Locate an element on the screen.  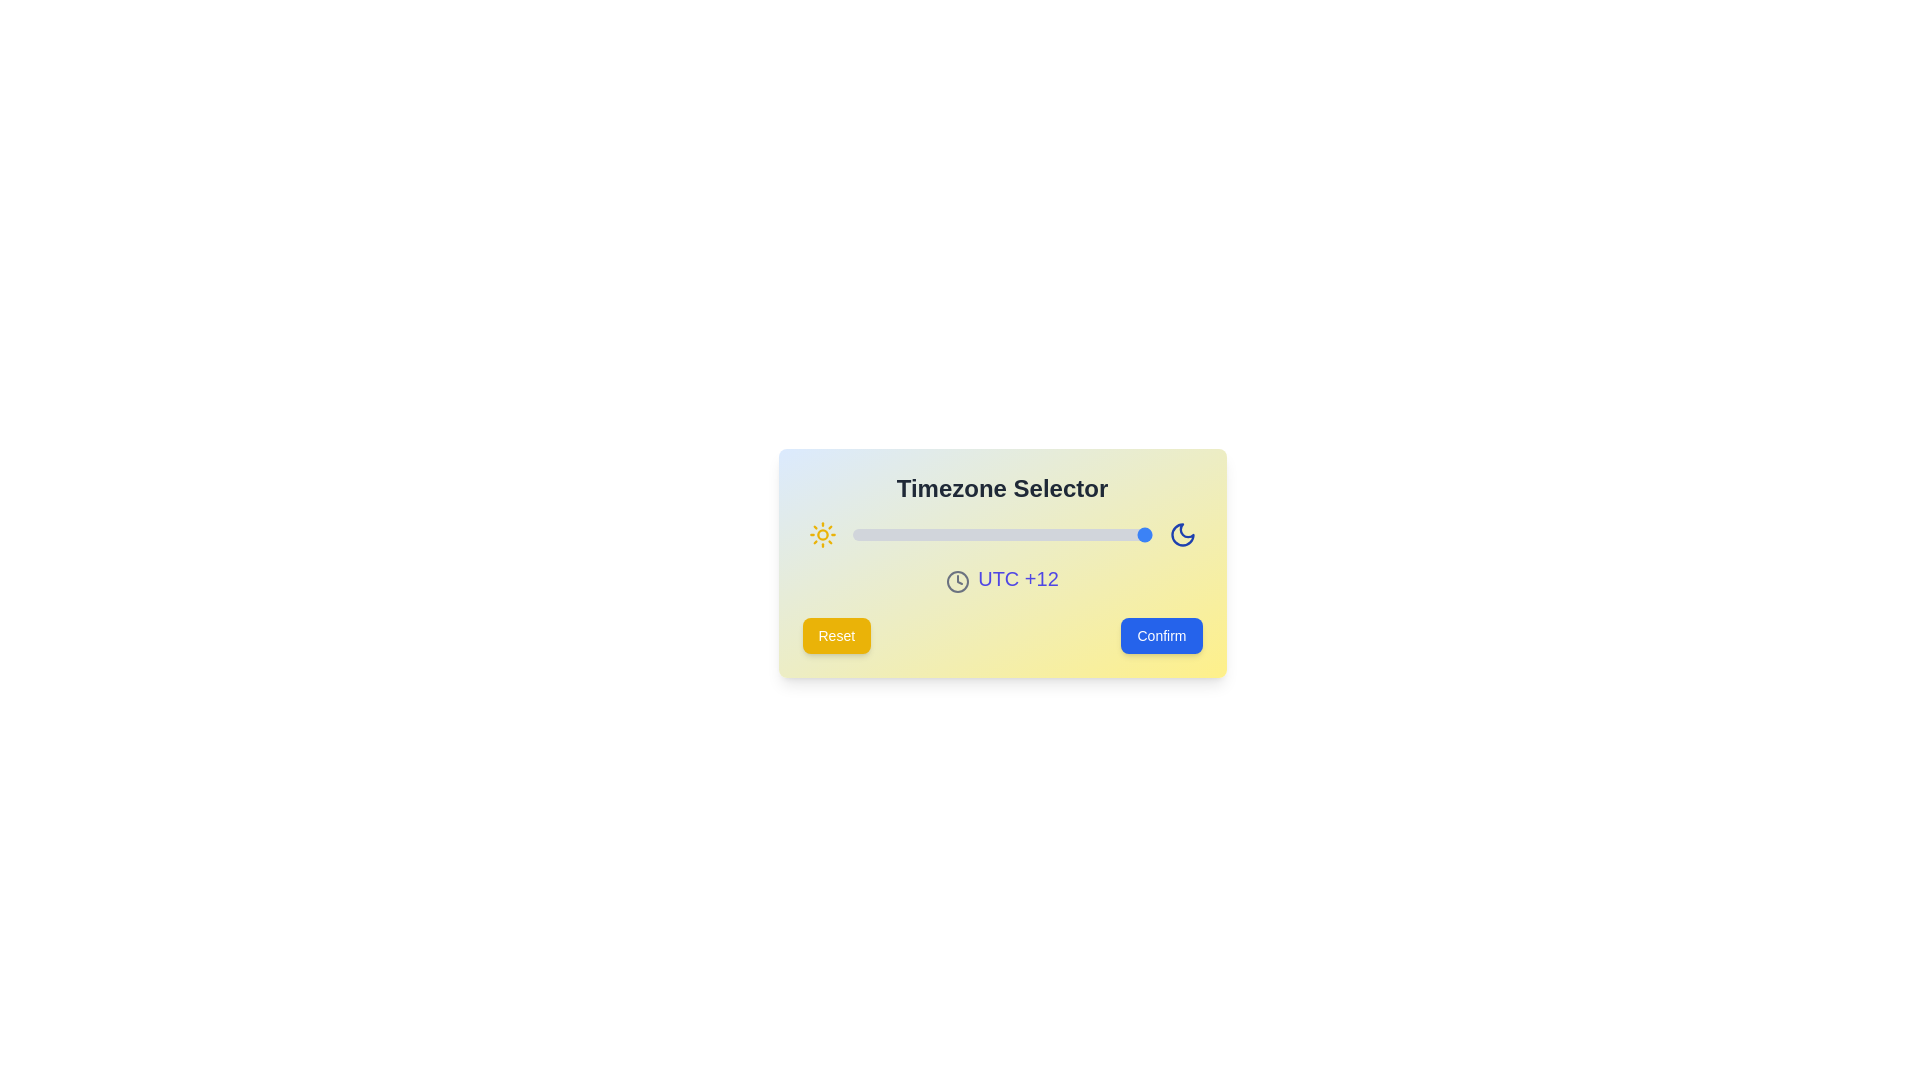
the 'Confirm' button to confirm the selected timezone is located at coordinates (1161, 635).